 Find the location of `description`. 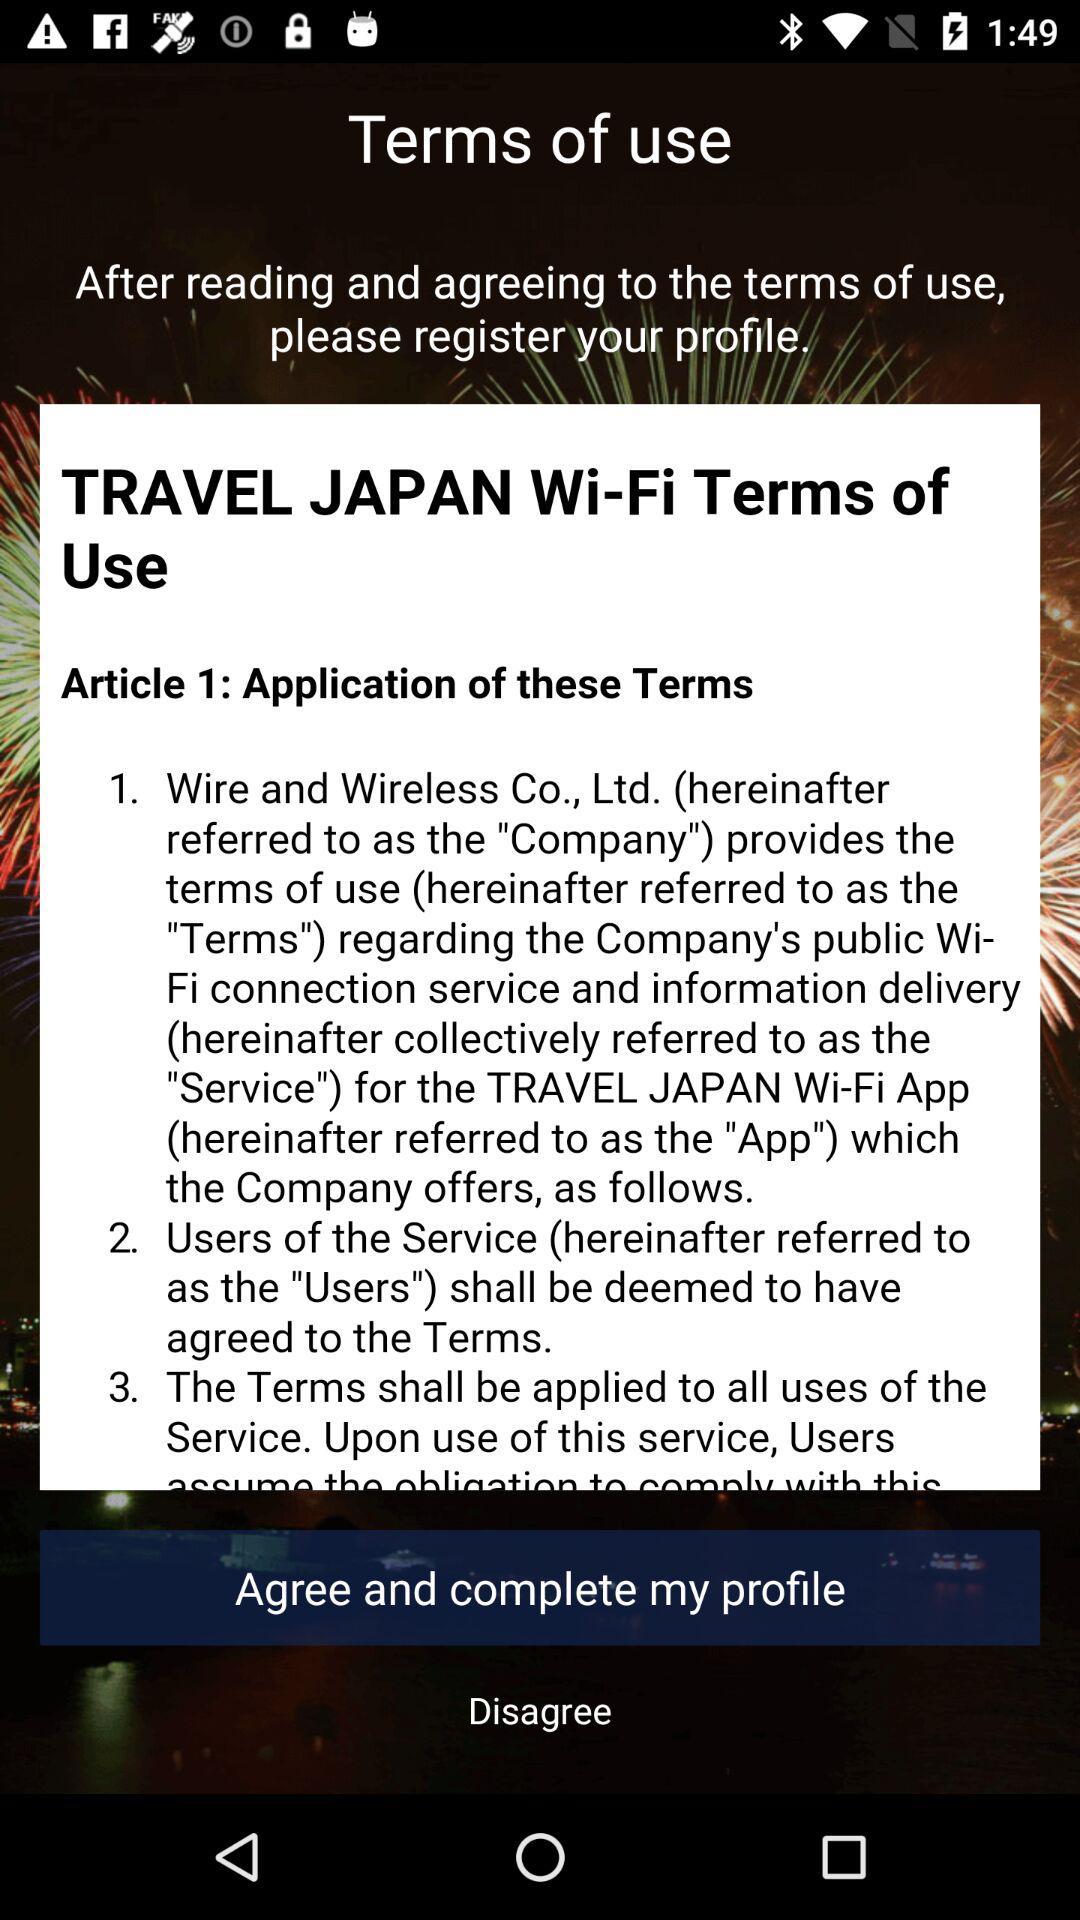

description is located at coordinates (540, 946).